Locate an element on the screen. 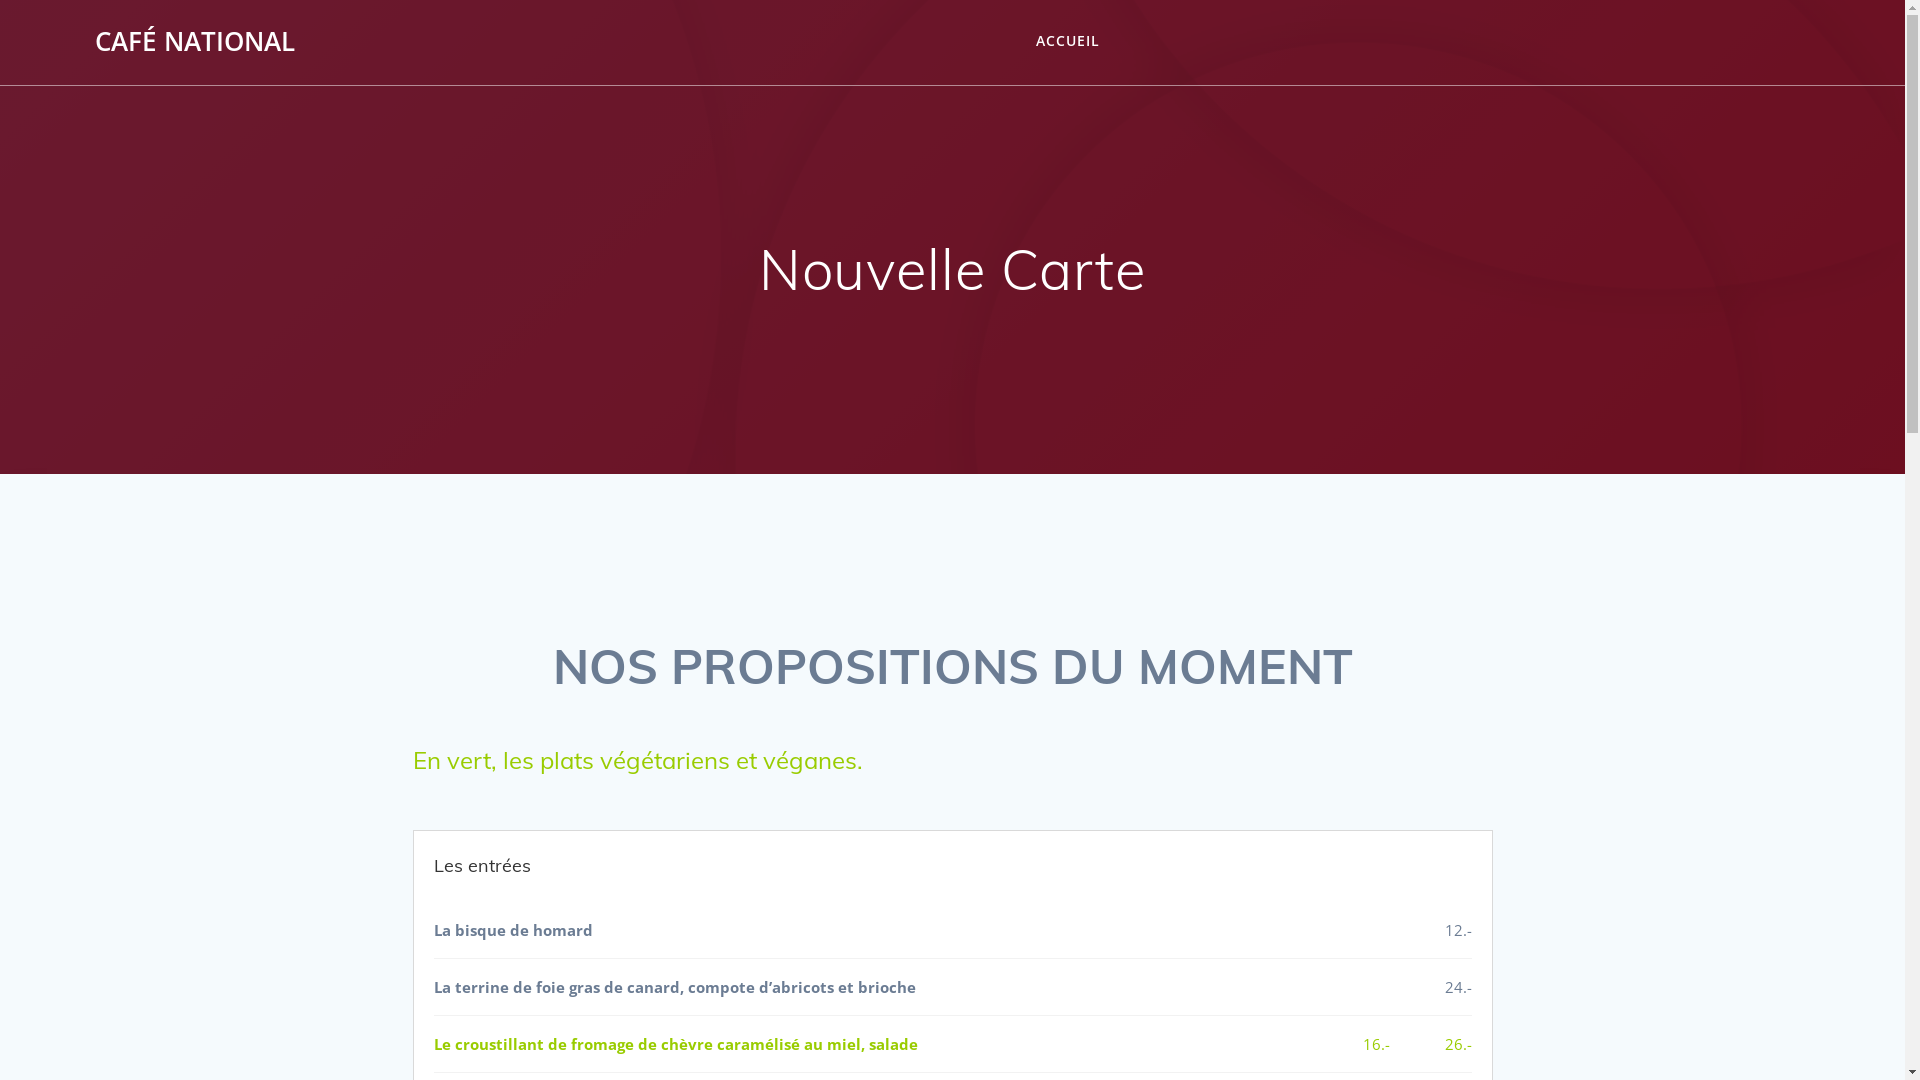 The height and width of the screenshot is (1080, 1920). 'ACCUEIL' is located at coordinates (1066, 42).